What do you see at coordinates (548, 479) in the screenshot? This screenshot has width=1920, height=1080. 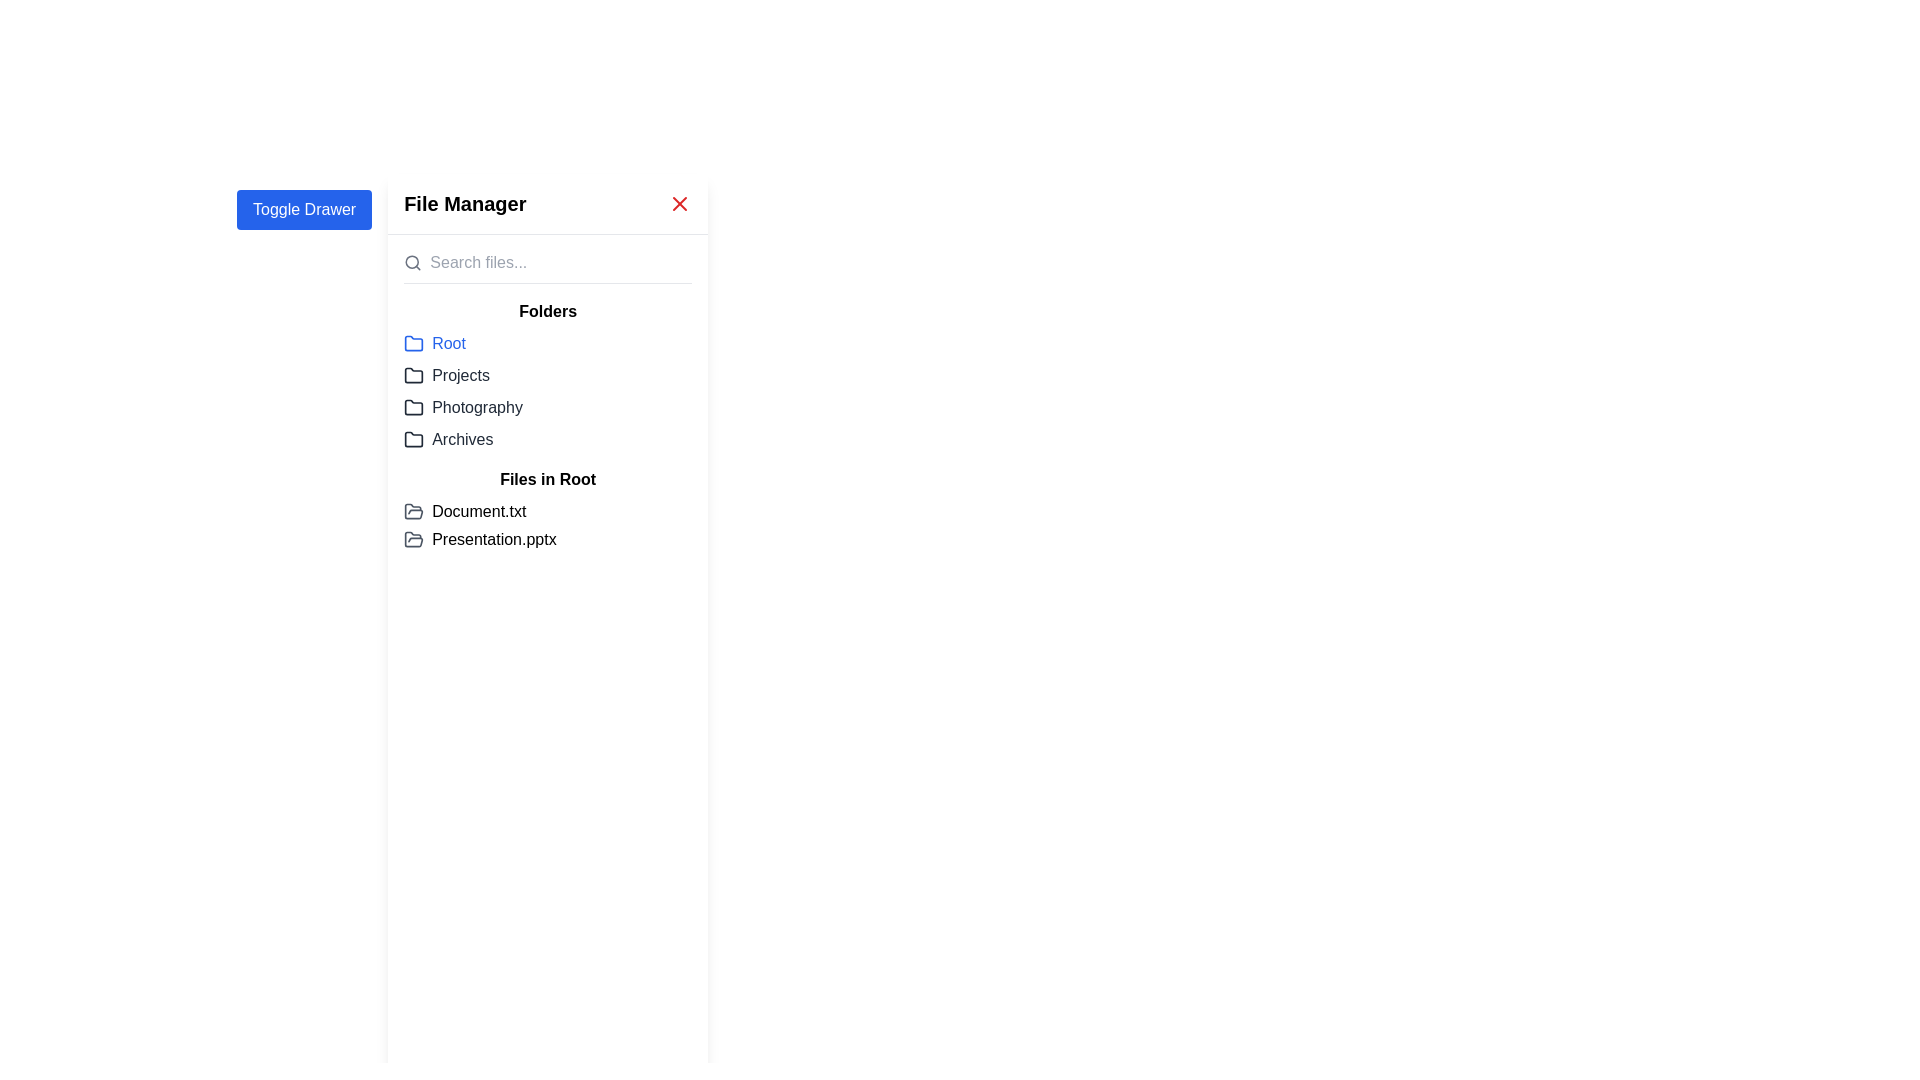 I see `the bold text label 'Files in Root' that is positioned above the file entries in the file manager layout` at bounding box center [548, 479].